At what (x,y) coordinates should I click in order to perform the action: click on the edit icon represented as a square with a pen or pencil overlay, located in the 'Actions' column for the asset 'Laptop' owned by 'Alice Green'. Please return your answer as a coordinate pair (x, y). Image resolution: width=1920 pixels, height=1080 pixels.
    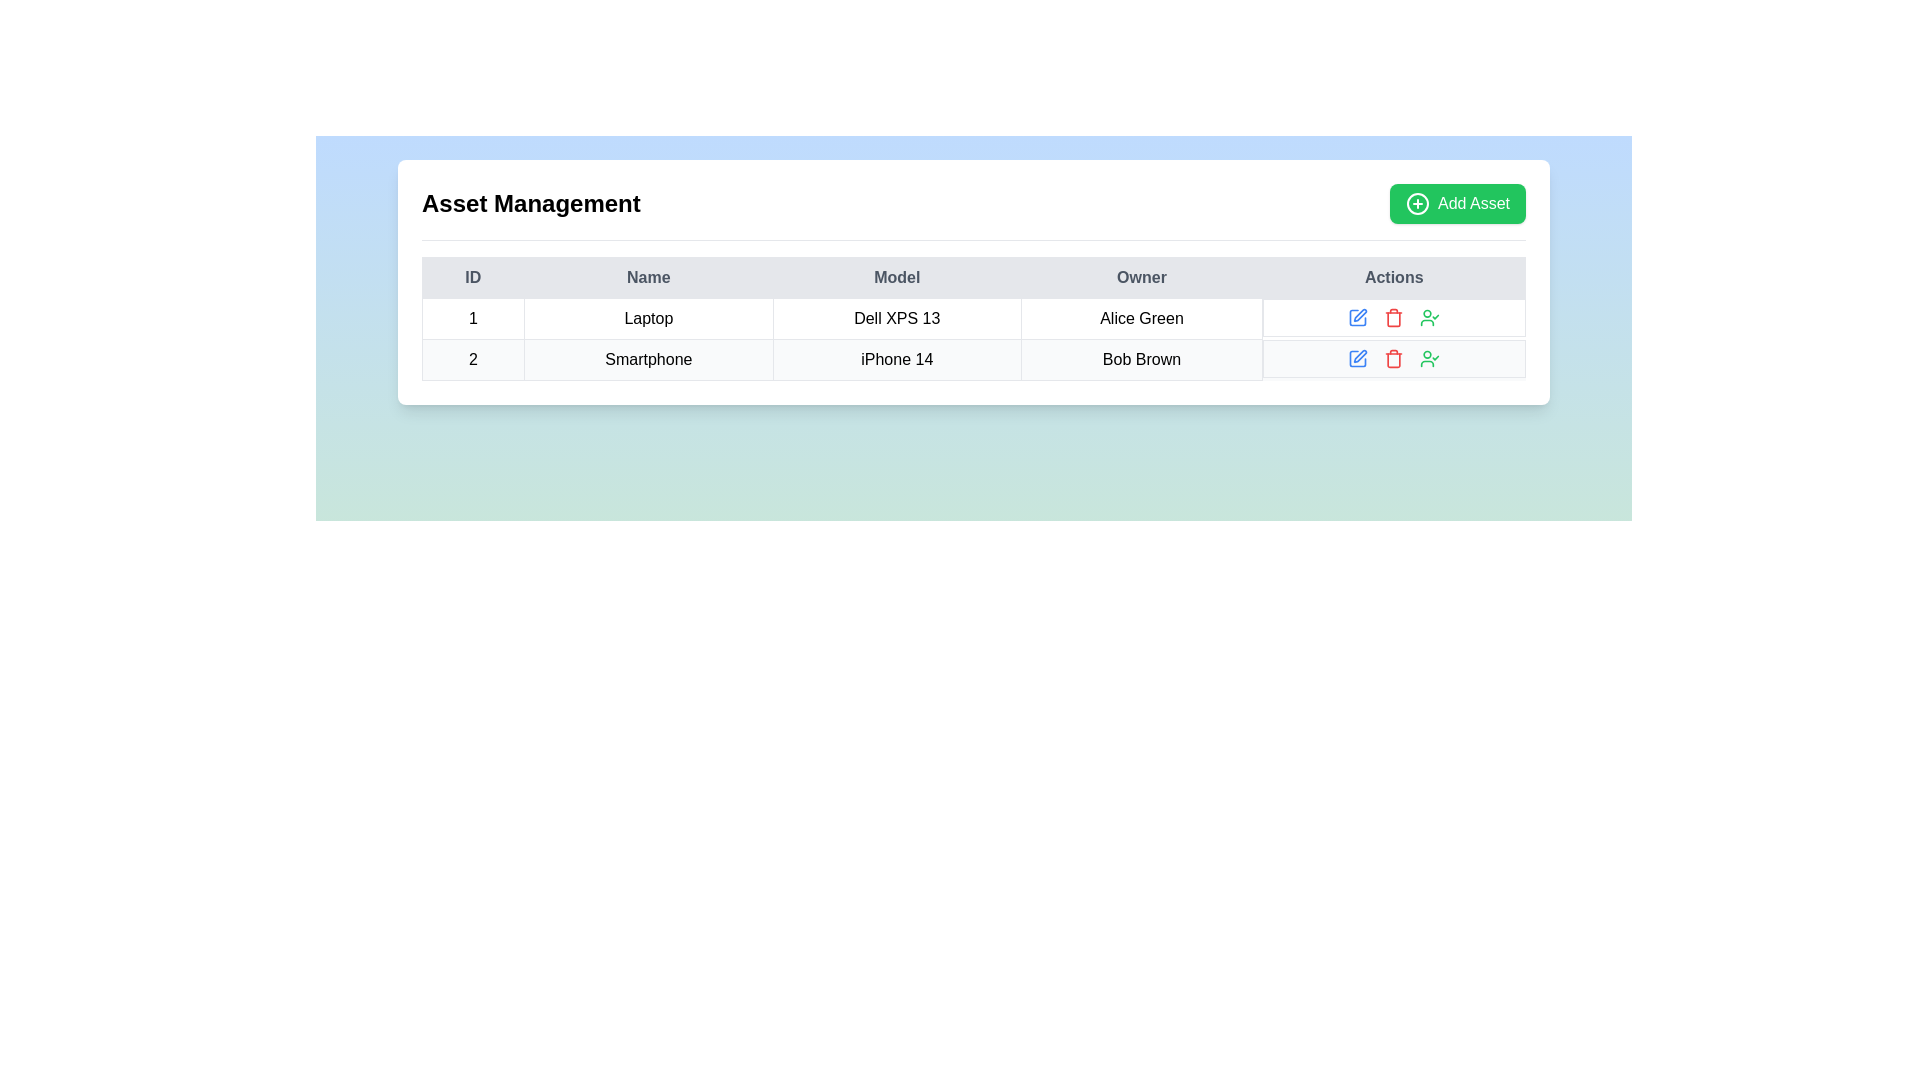
    Looking at the image, I should click on (1358, 316).